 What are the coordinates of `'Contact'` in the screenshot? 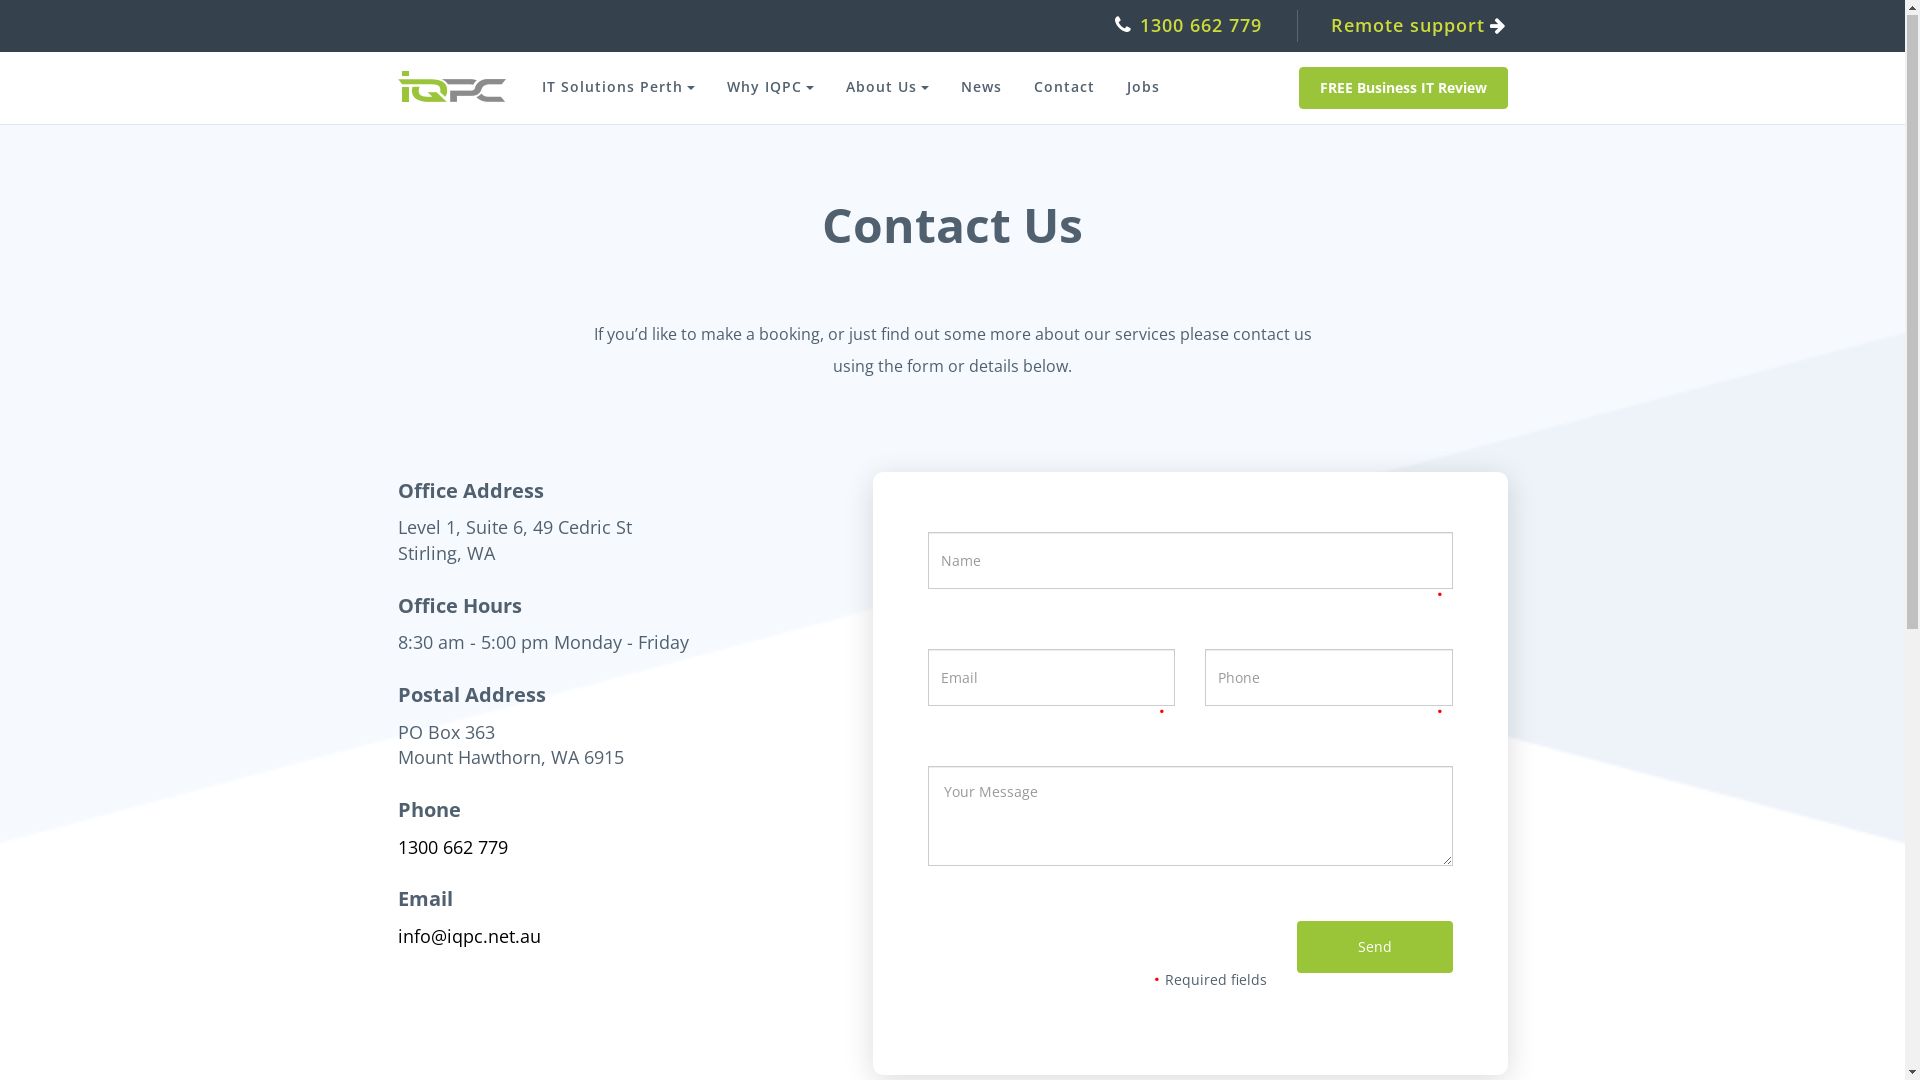 It's located at (1063, 87).